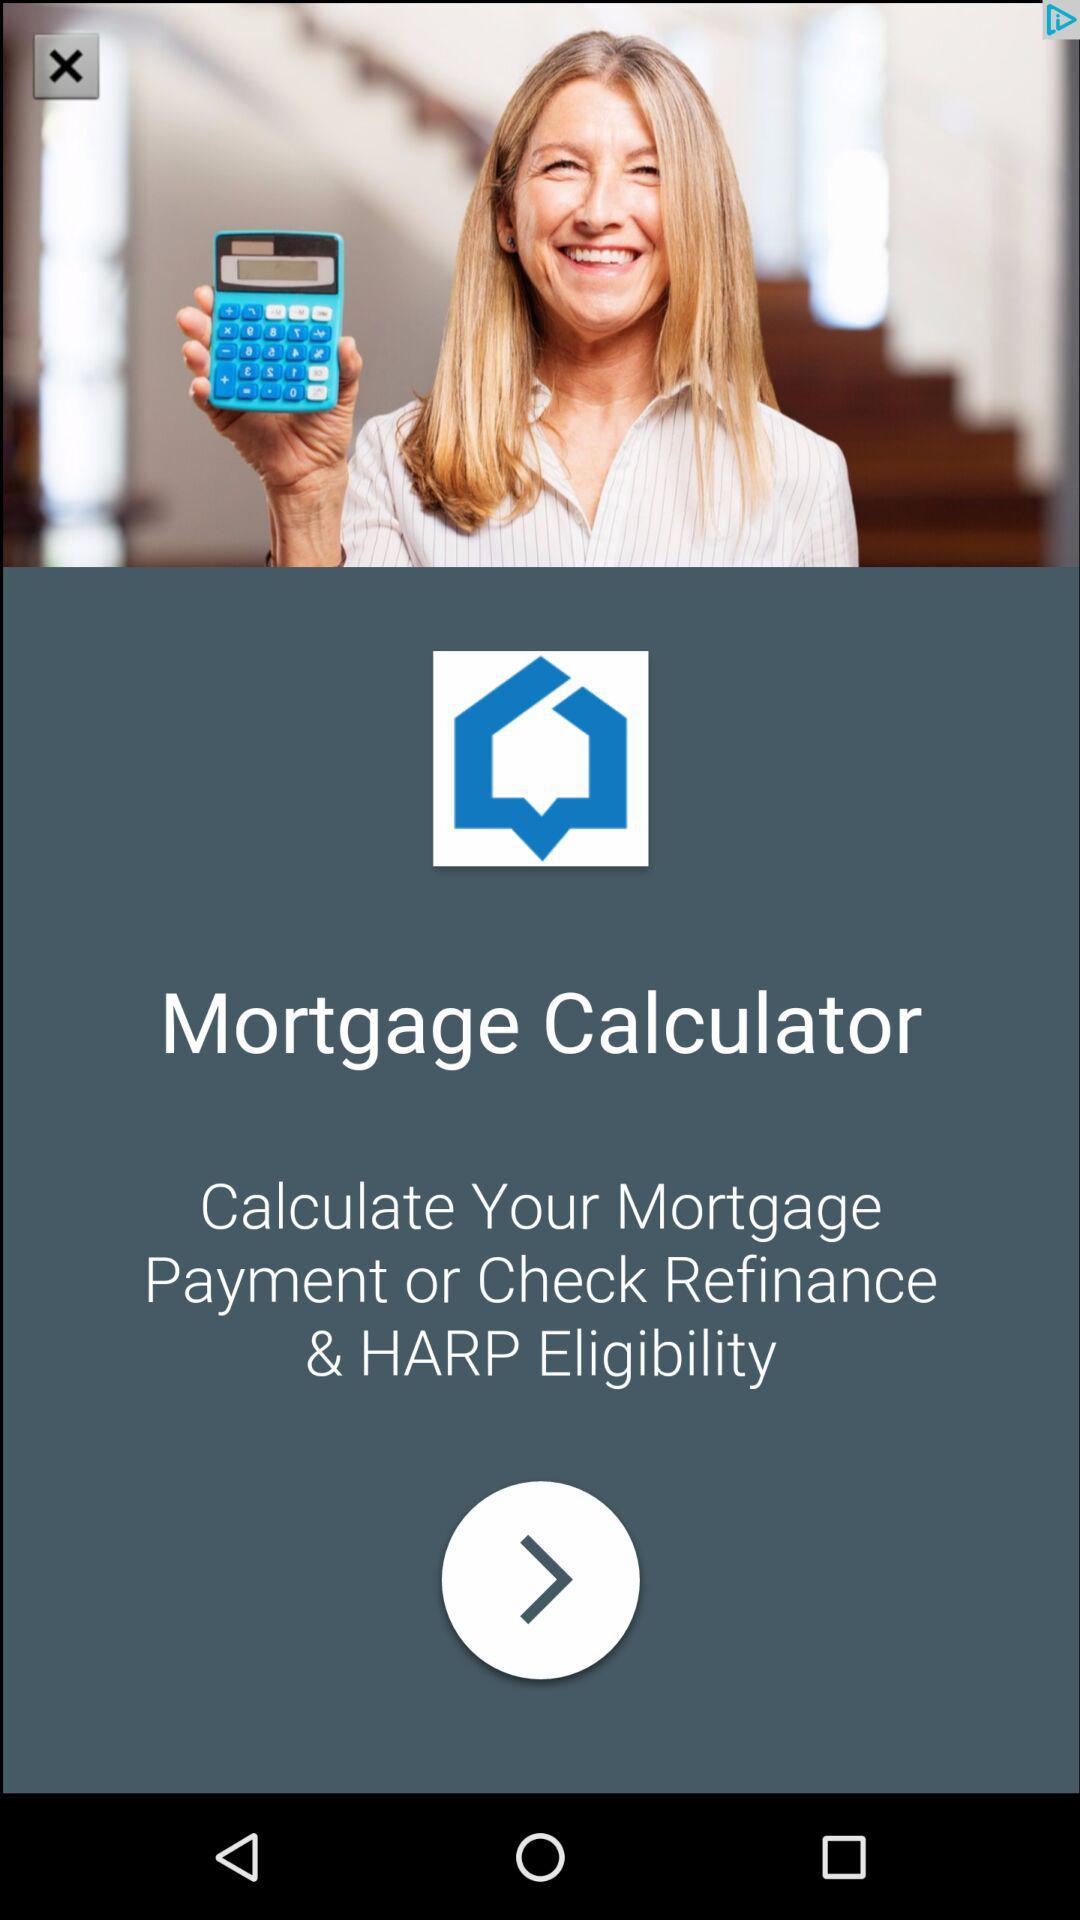 The height and width of the screenshot is (1920, 1080). Describe the element at coordinates (64, 70) in the screenshot. I see `the close icon` at that location.